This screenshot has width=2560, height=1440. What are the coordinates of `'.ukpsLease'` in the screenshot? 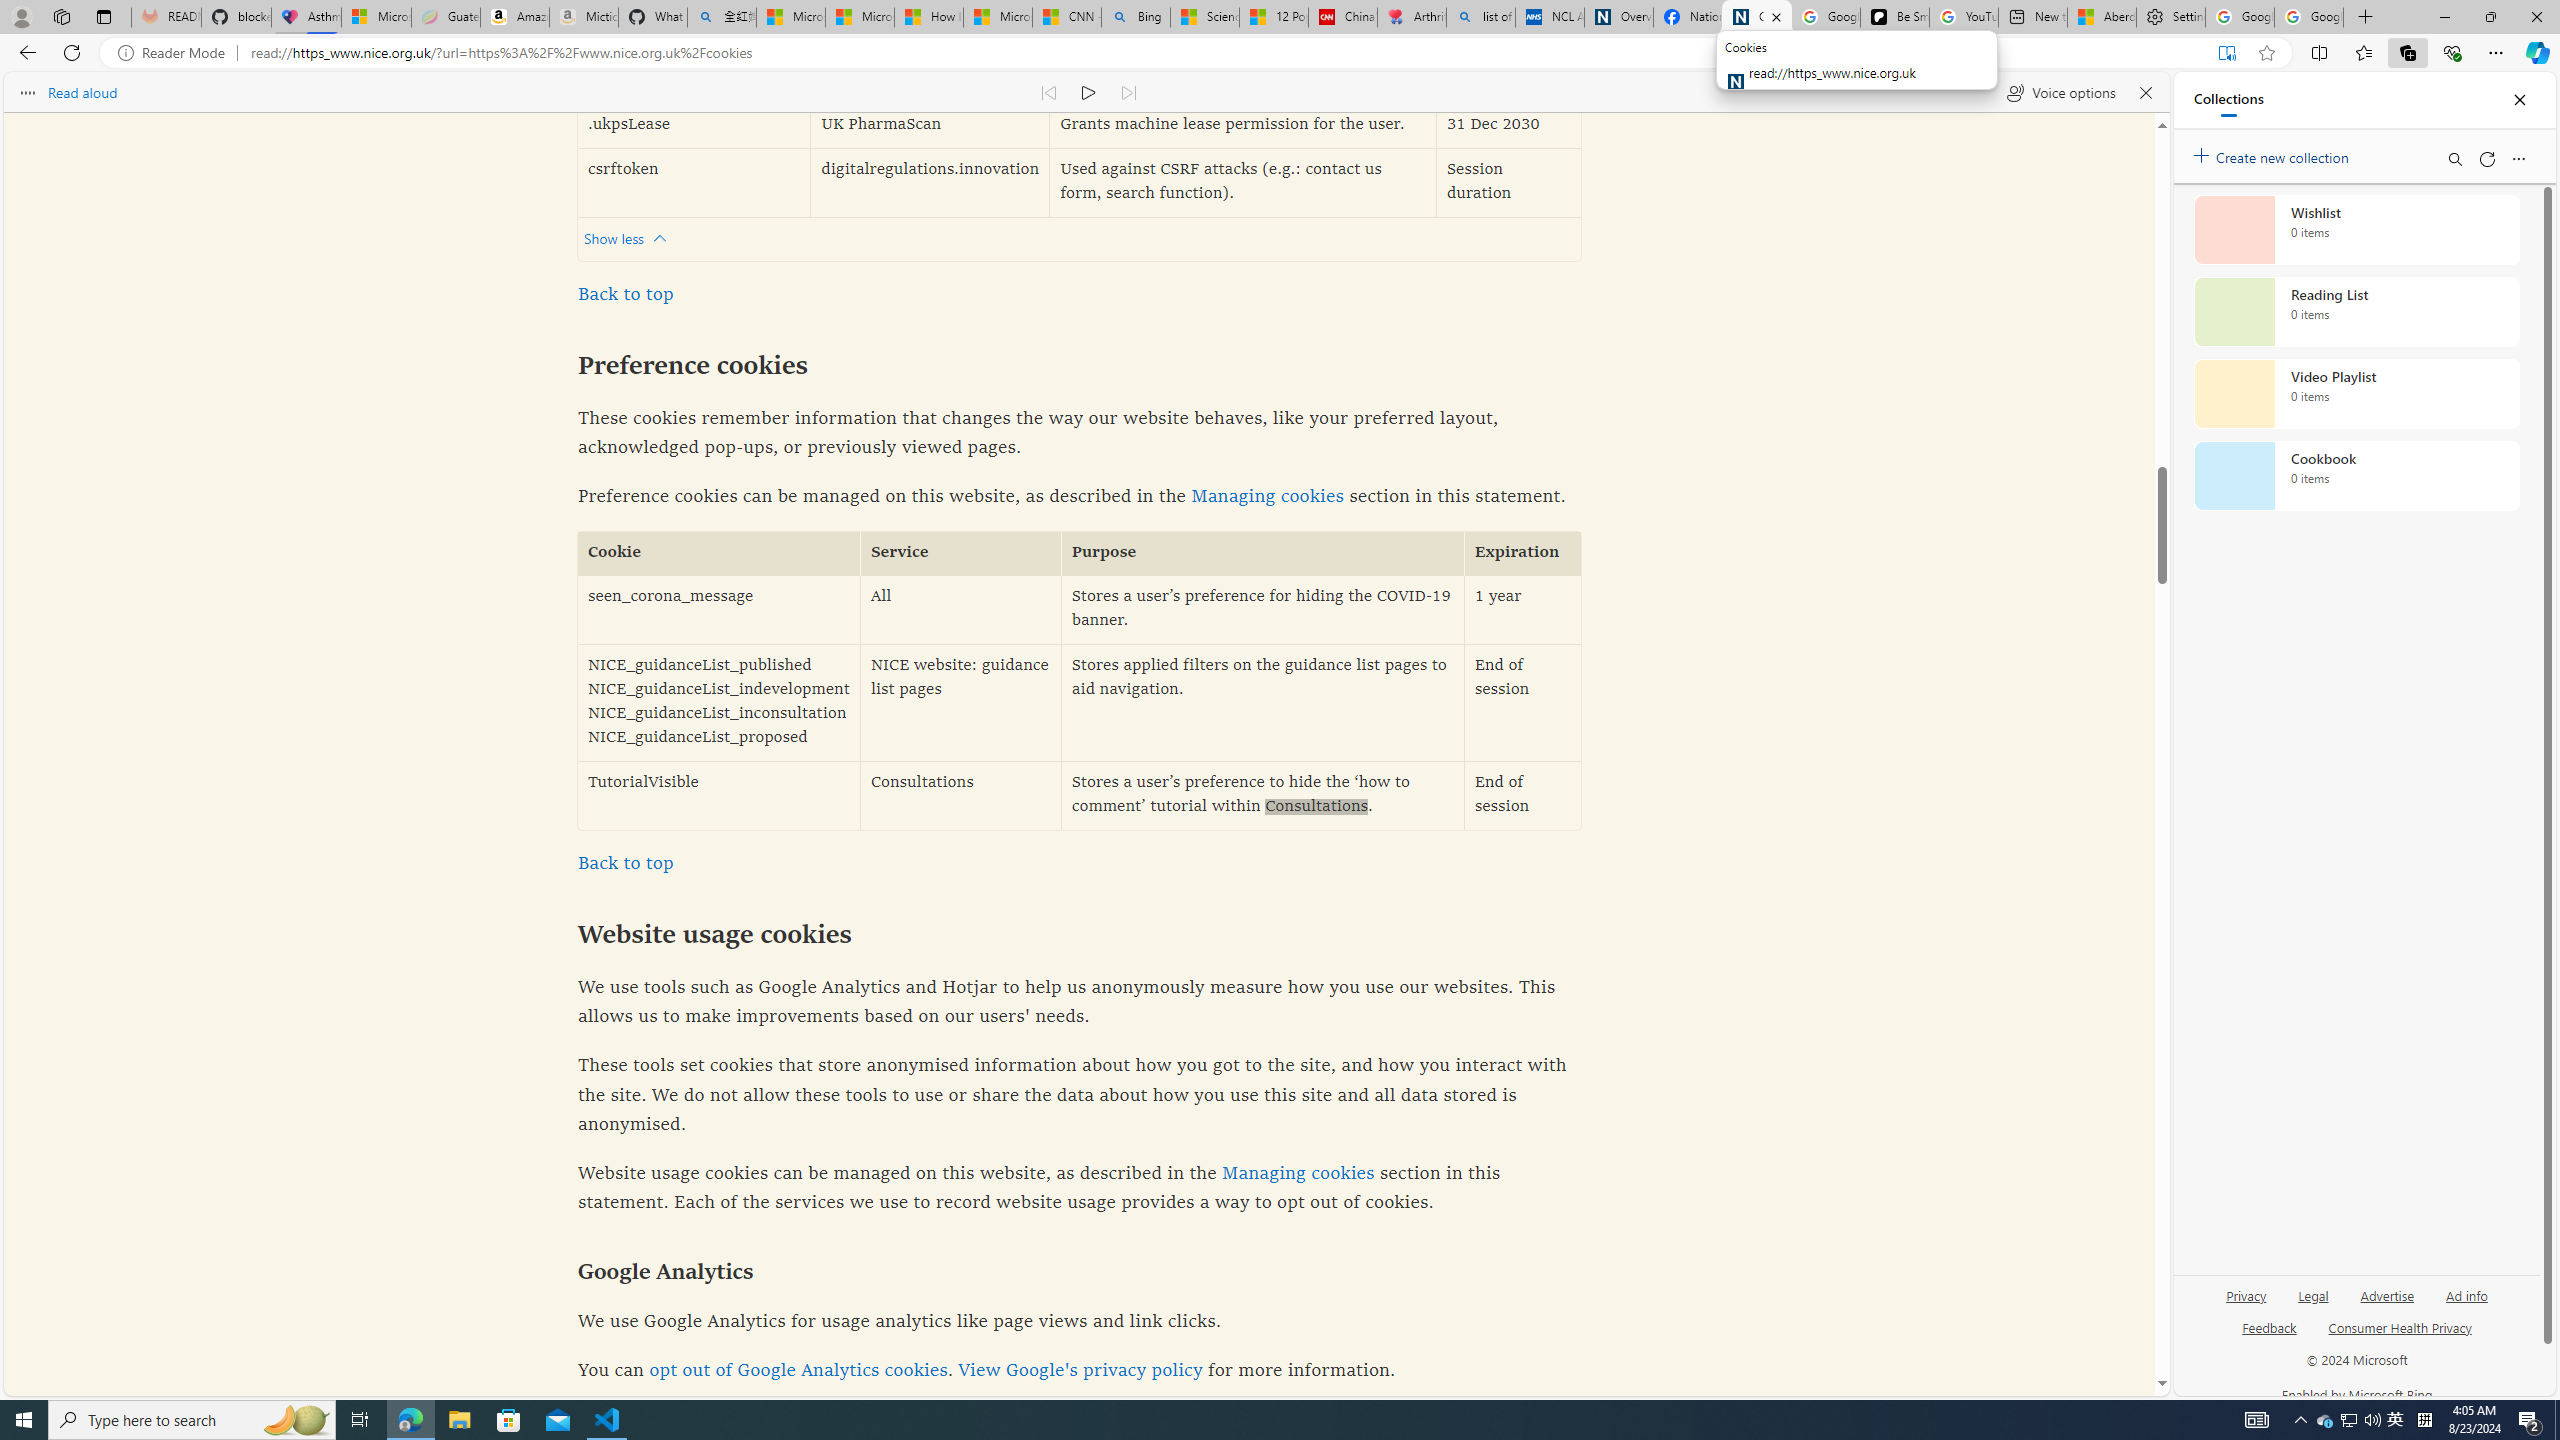 It's located at (692, 125).